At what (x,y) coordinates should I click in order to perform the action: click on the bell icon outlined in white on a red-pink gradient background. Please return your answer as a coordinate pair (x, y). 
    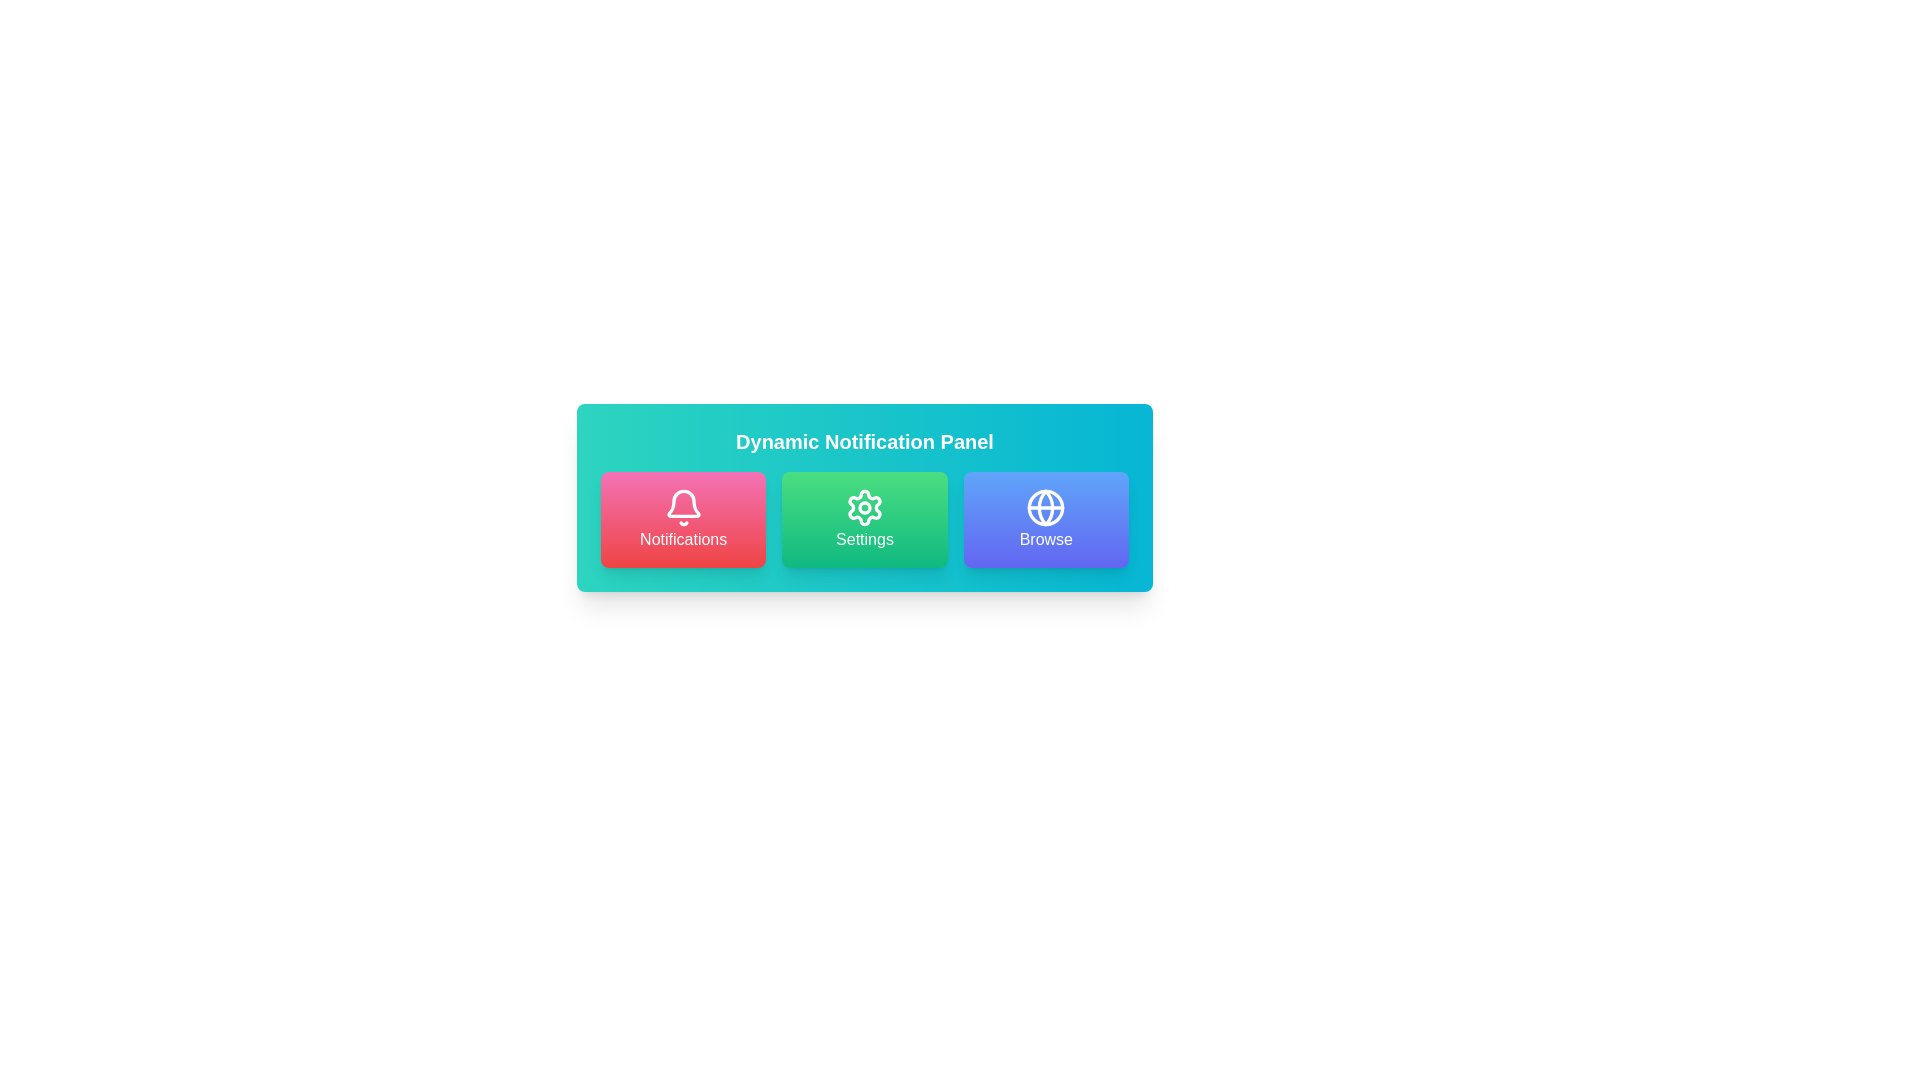
    Looking at the image, I should click on (683, 507).